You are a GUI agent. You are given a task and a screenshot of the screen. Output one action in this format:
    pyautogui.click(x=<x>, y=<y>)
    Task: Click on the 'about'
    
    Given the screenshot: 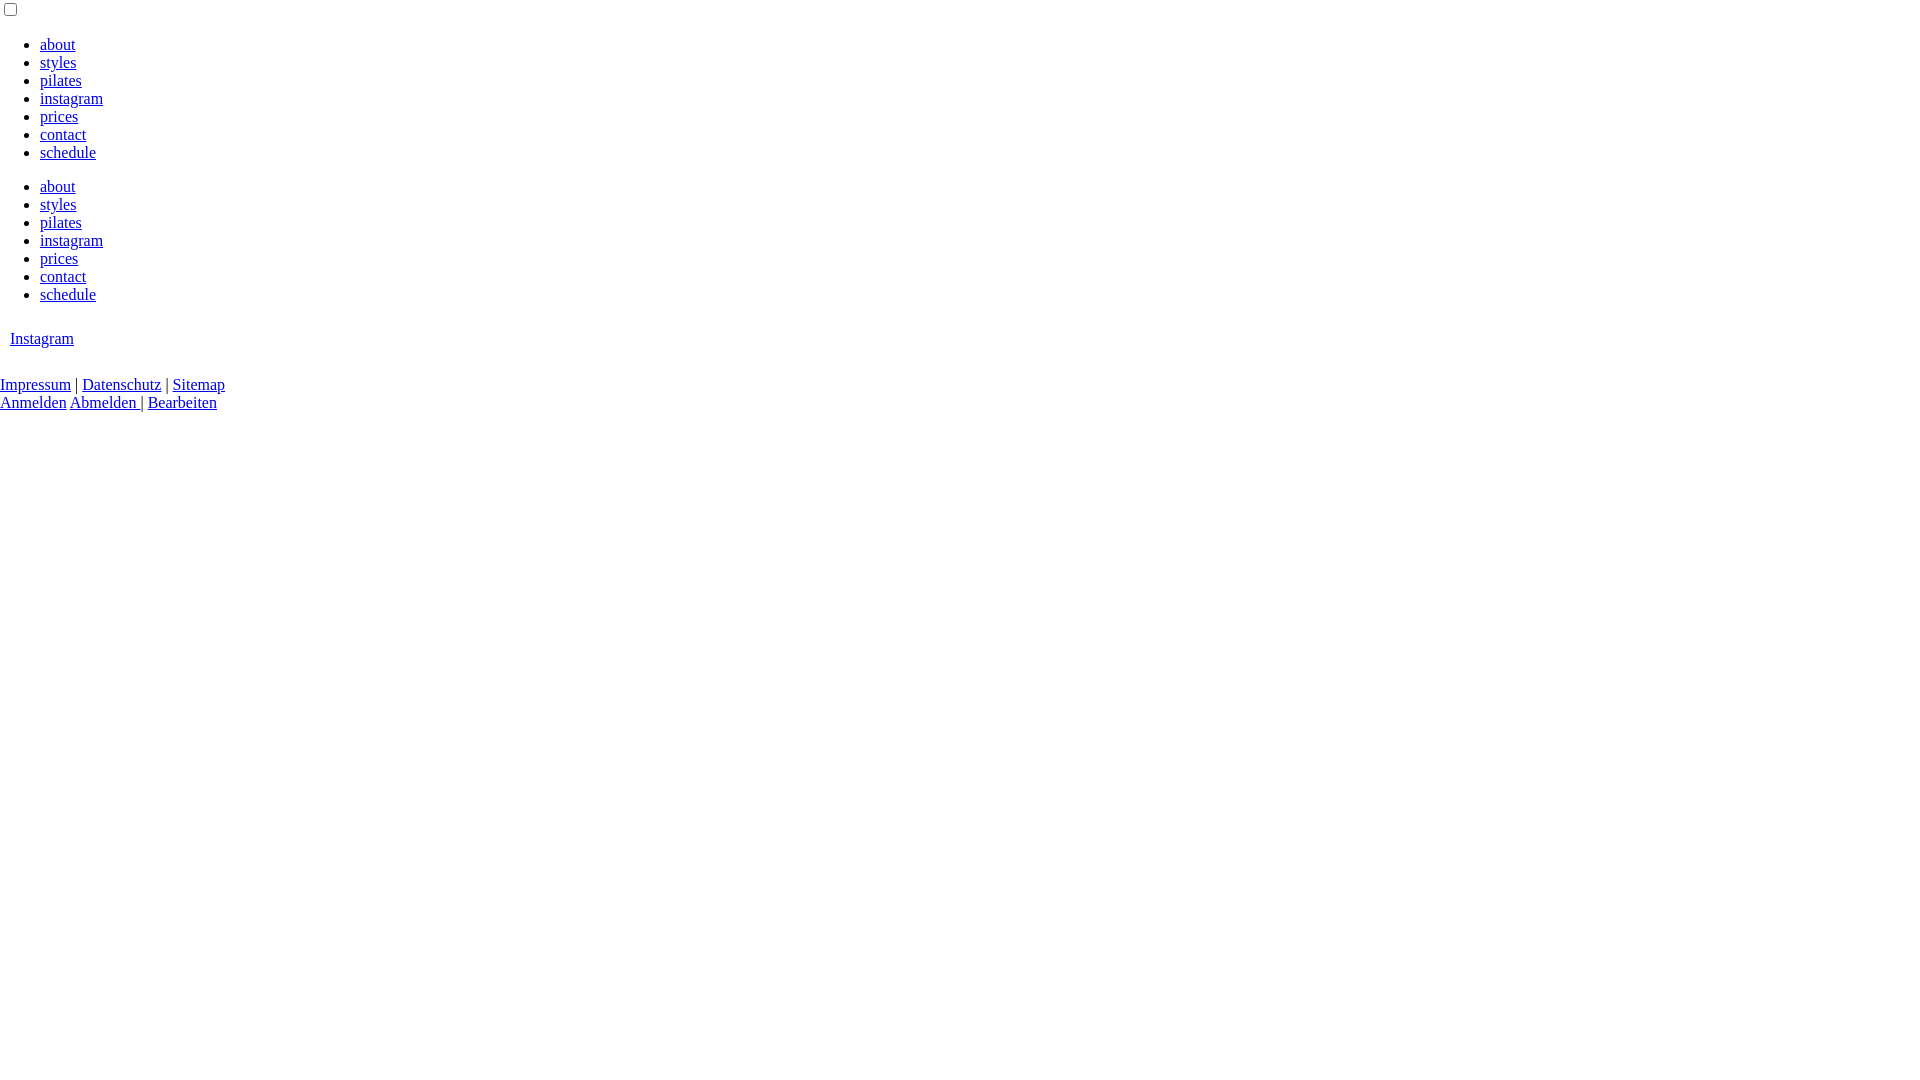 What is the action you would take?
    pyautogui.click(x=57, y=44)
    